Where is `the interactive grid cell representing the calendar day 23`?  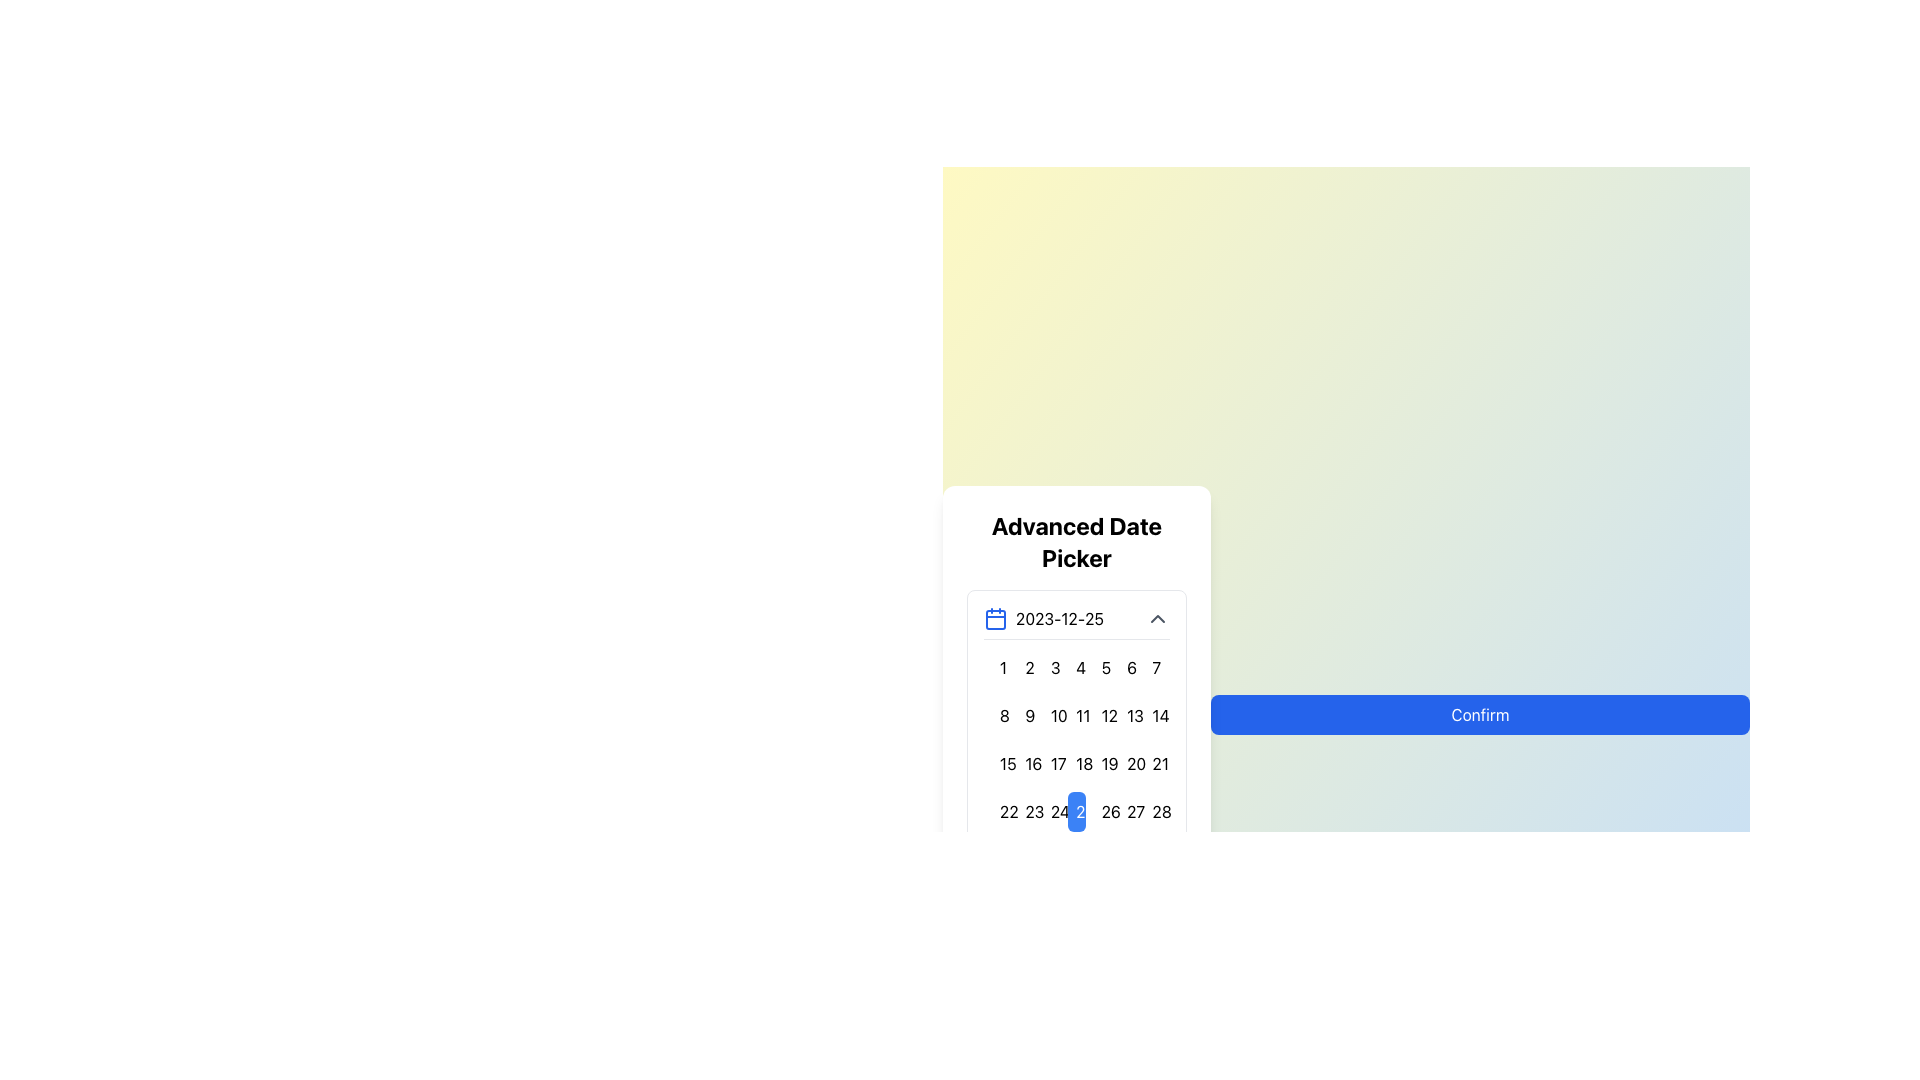 the interactive grid cell representing the calendar day 23 is located at coordinates (1026, 811).